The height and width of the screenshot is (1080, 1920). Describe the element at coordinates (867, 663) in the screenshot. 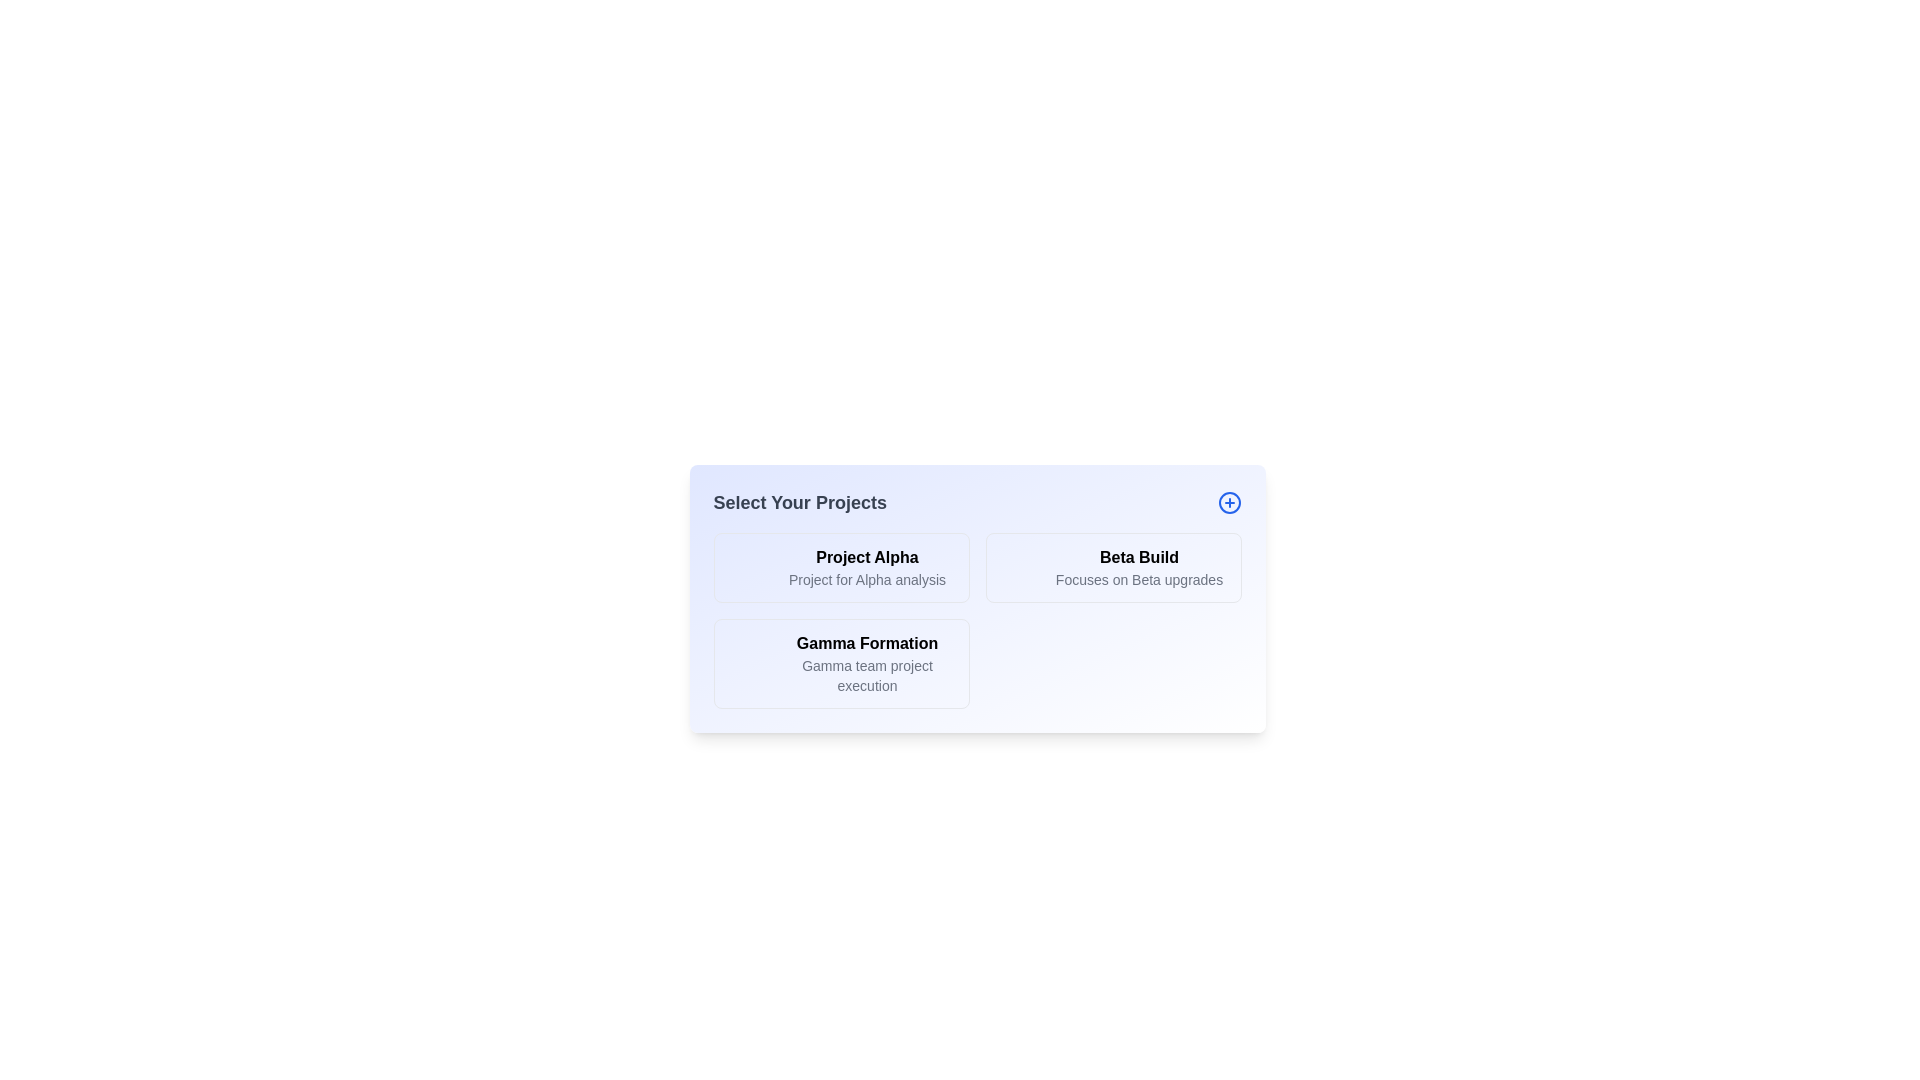

I see `the Text Block titled 'Gamma Formation' which contains the description 'Gamma team project execution'` at that location.